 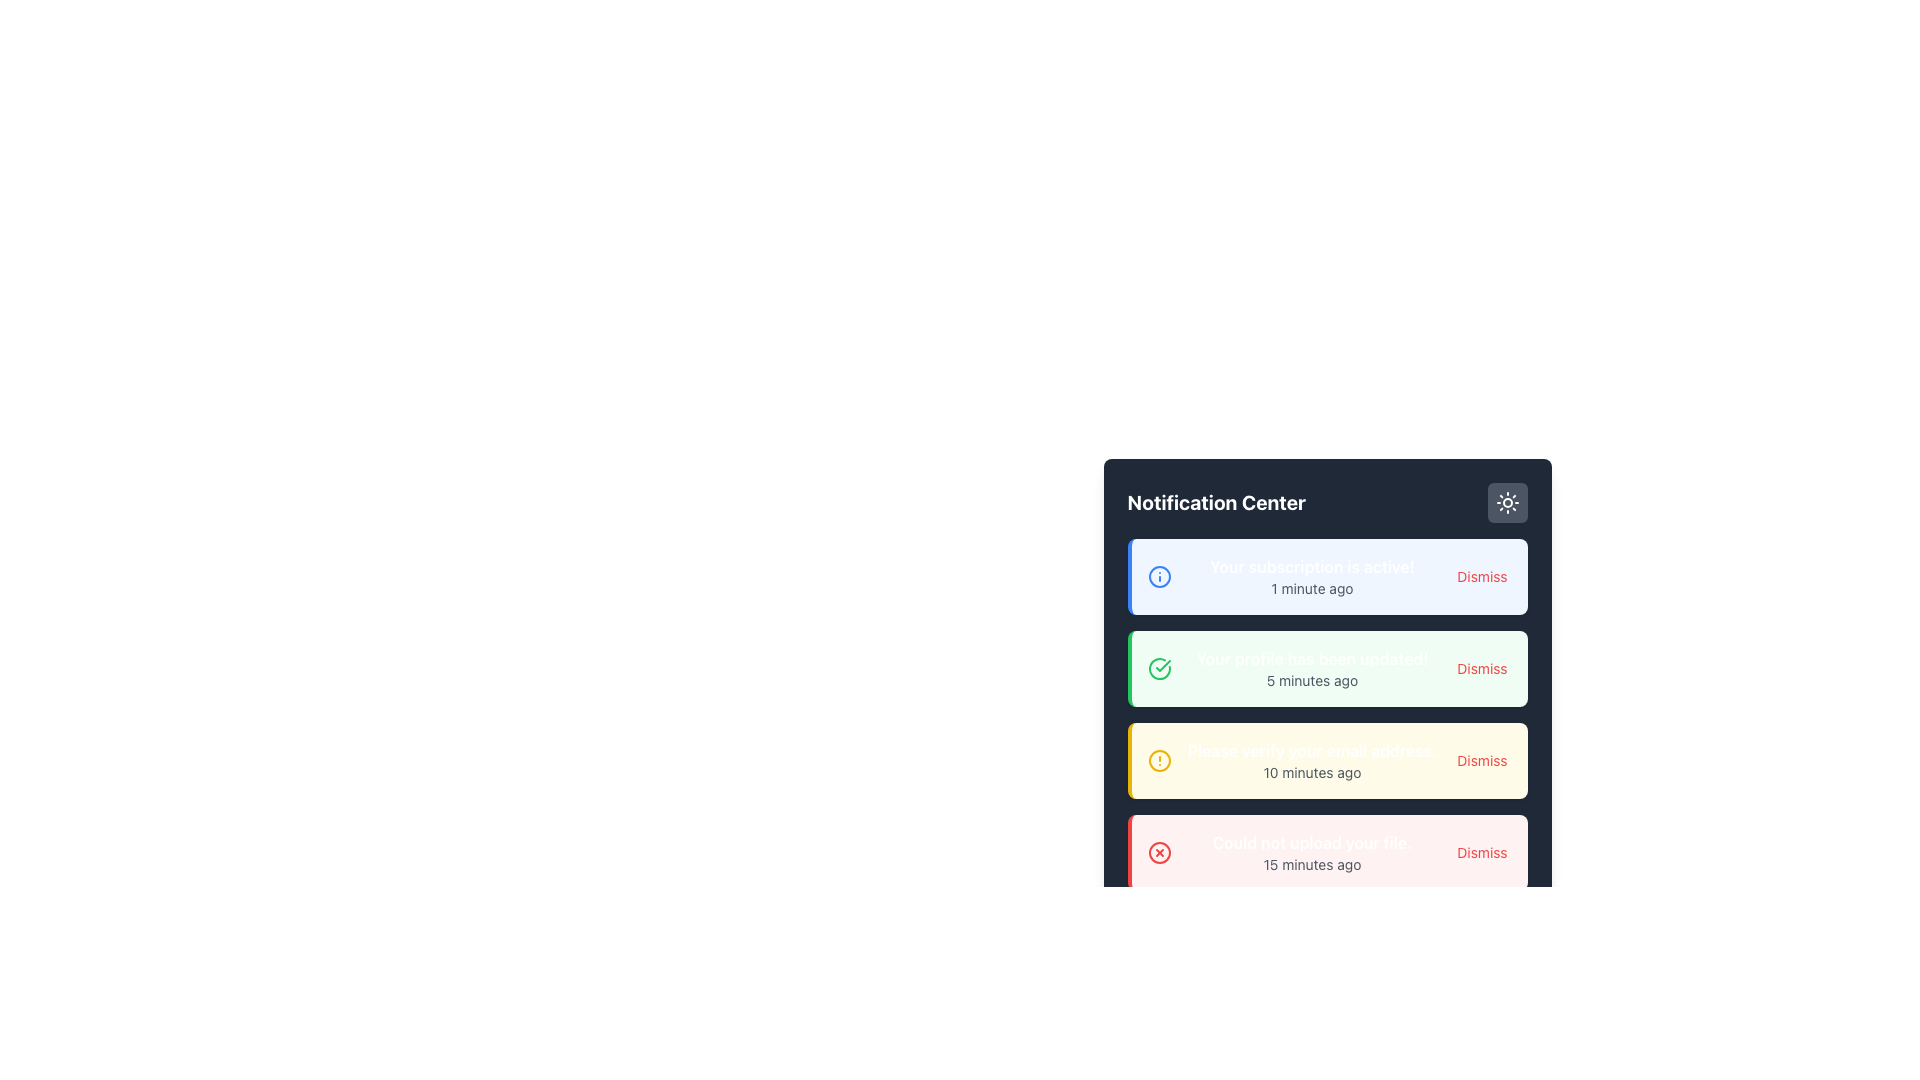 I want to click on the fourth notification card in the vertically stacked list under the 'Notification Center' heading, which informs the user about a failed file upload attempt, so click(x=1327, y=852).